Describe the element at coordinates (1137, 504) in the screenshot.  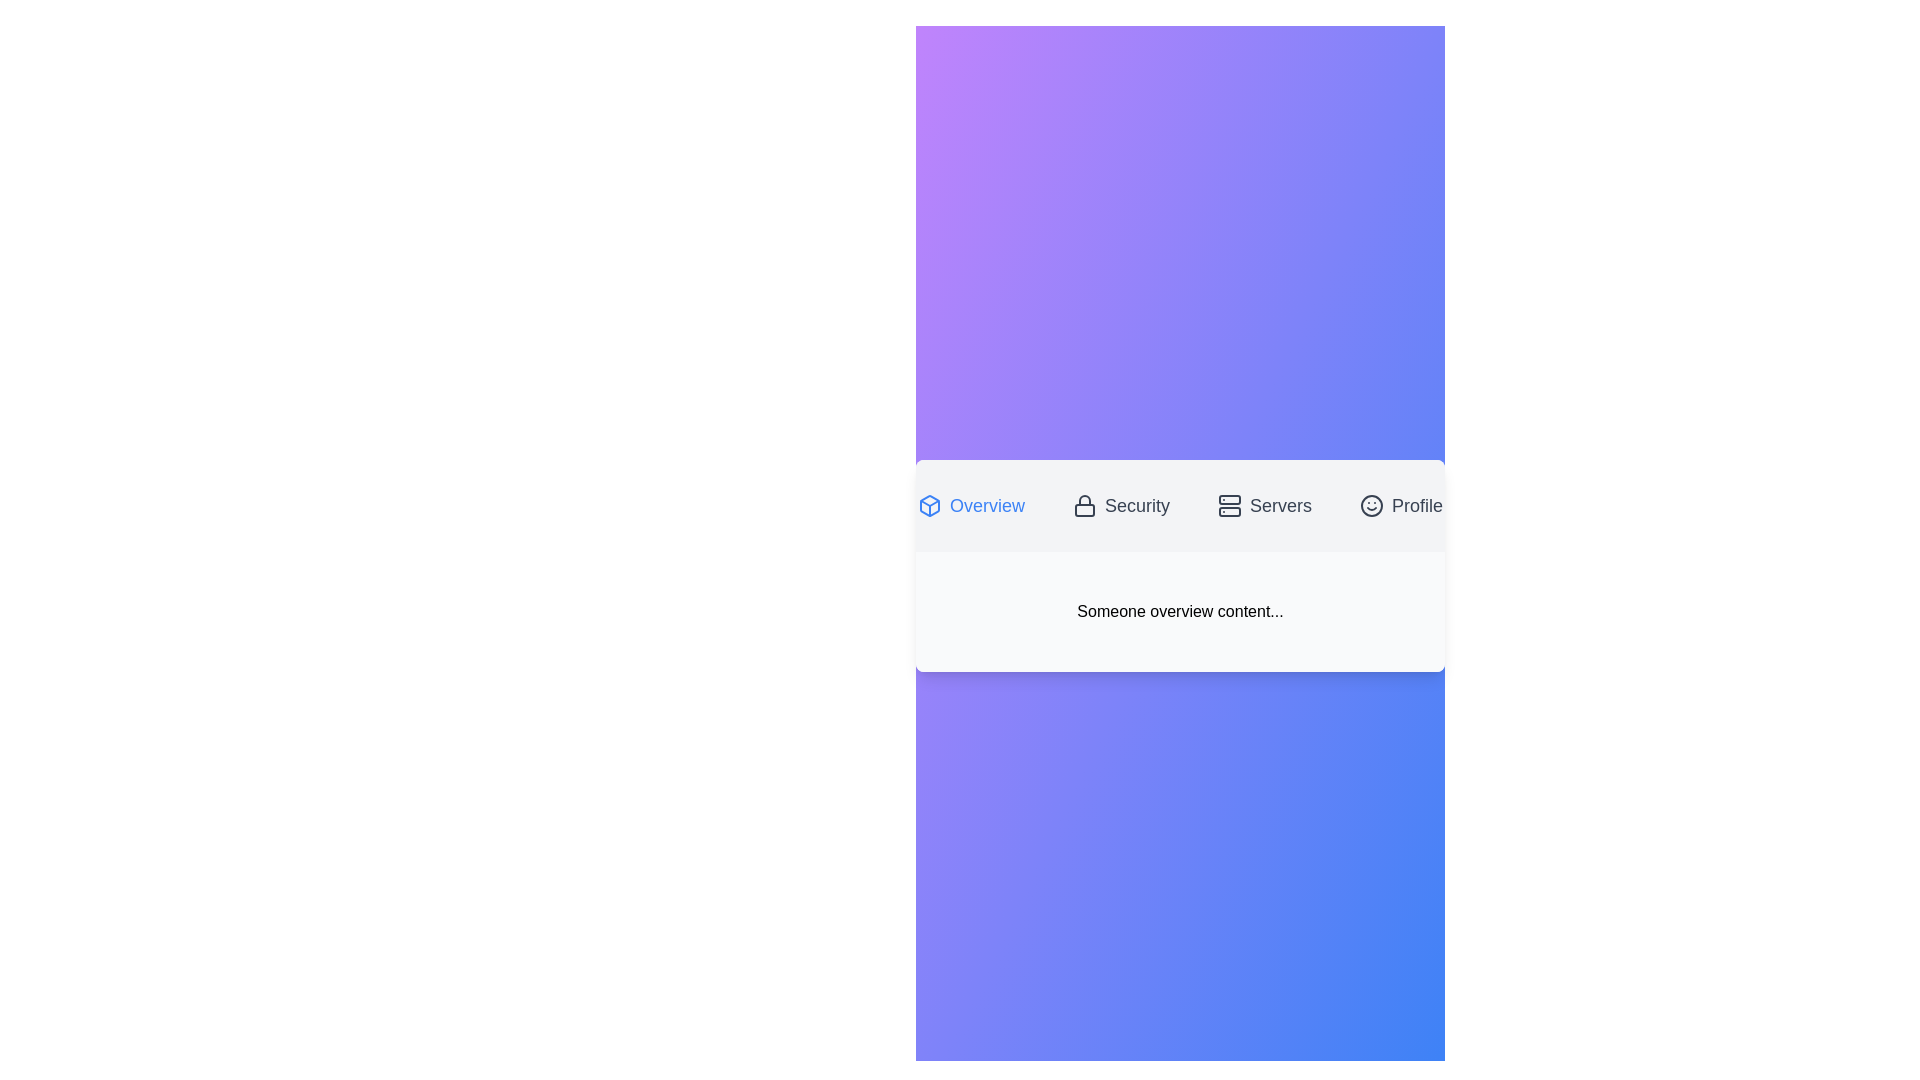
I see `the 'Security' text label, which is part of the navigation menu and located next to a lock icon` at that location.